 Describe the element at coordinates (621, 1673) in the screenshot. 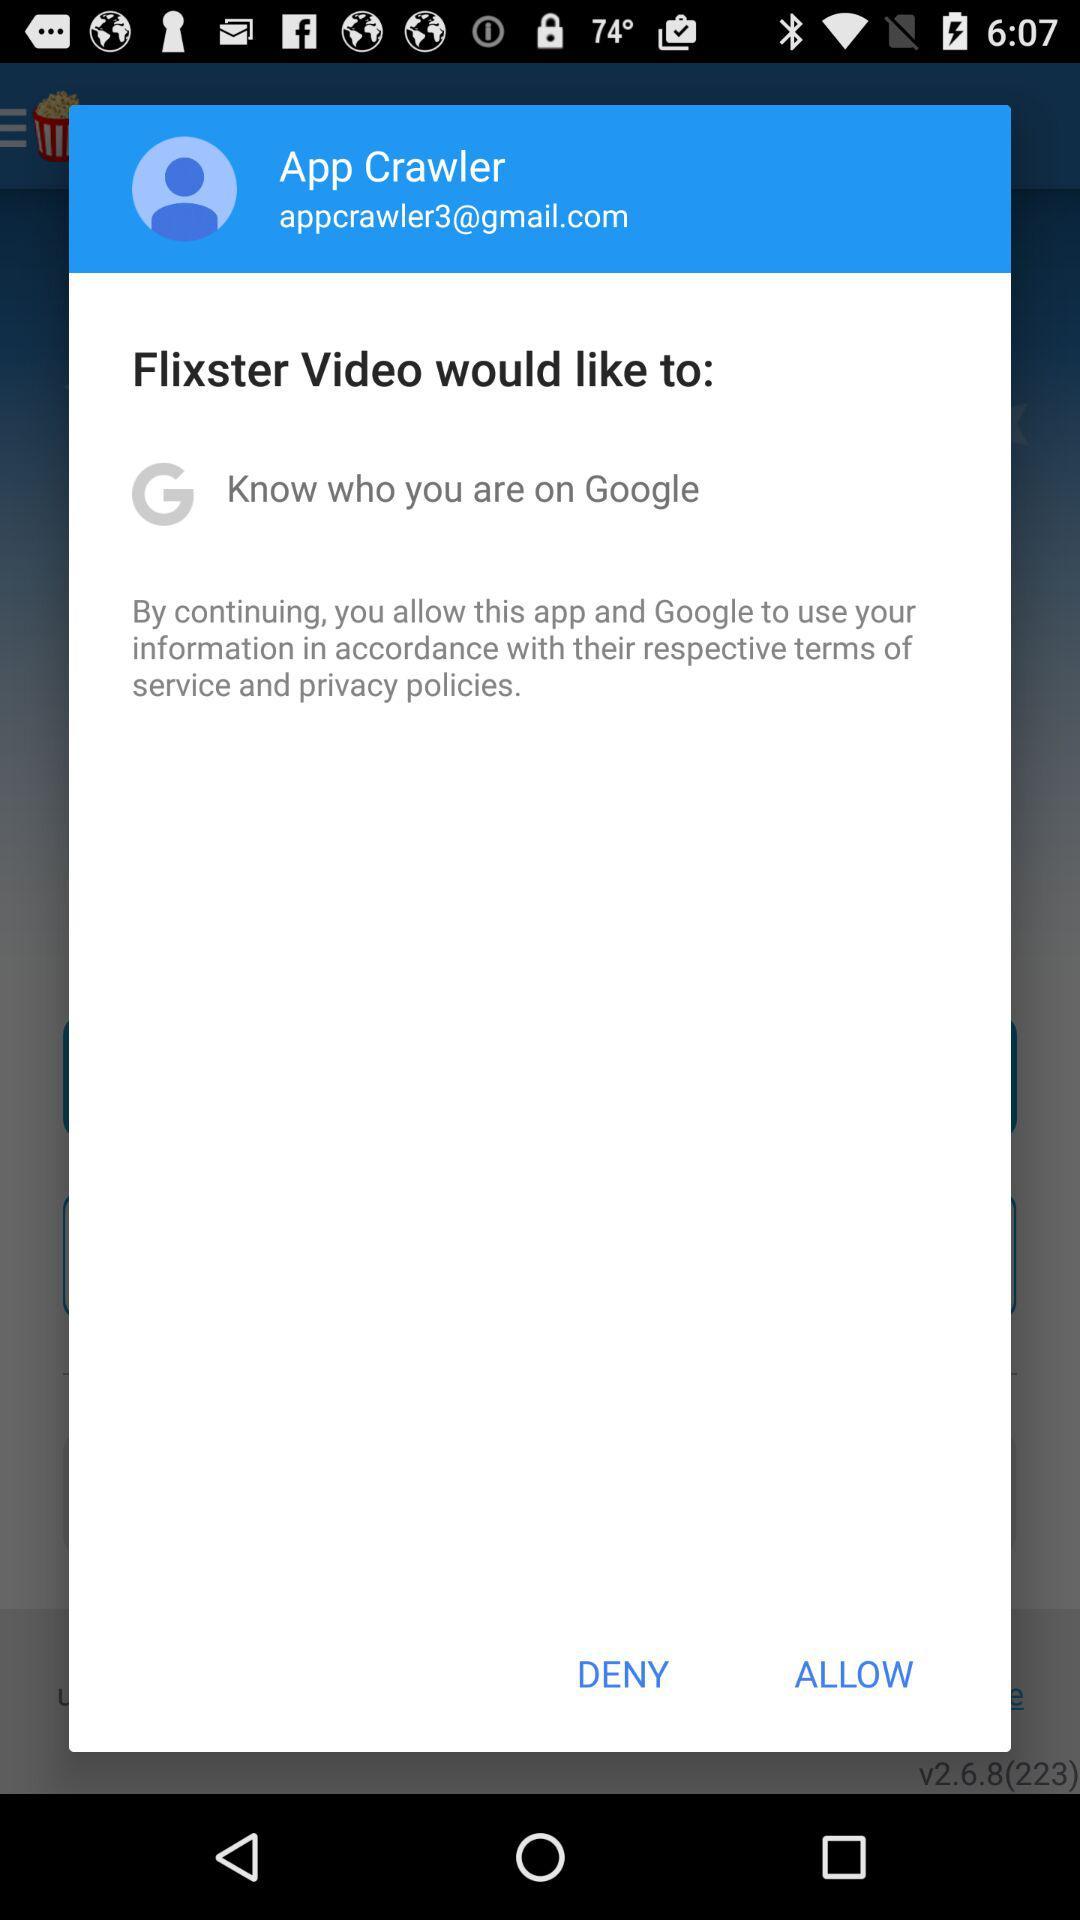

I see `icon at the bottom` at that location.